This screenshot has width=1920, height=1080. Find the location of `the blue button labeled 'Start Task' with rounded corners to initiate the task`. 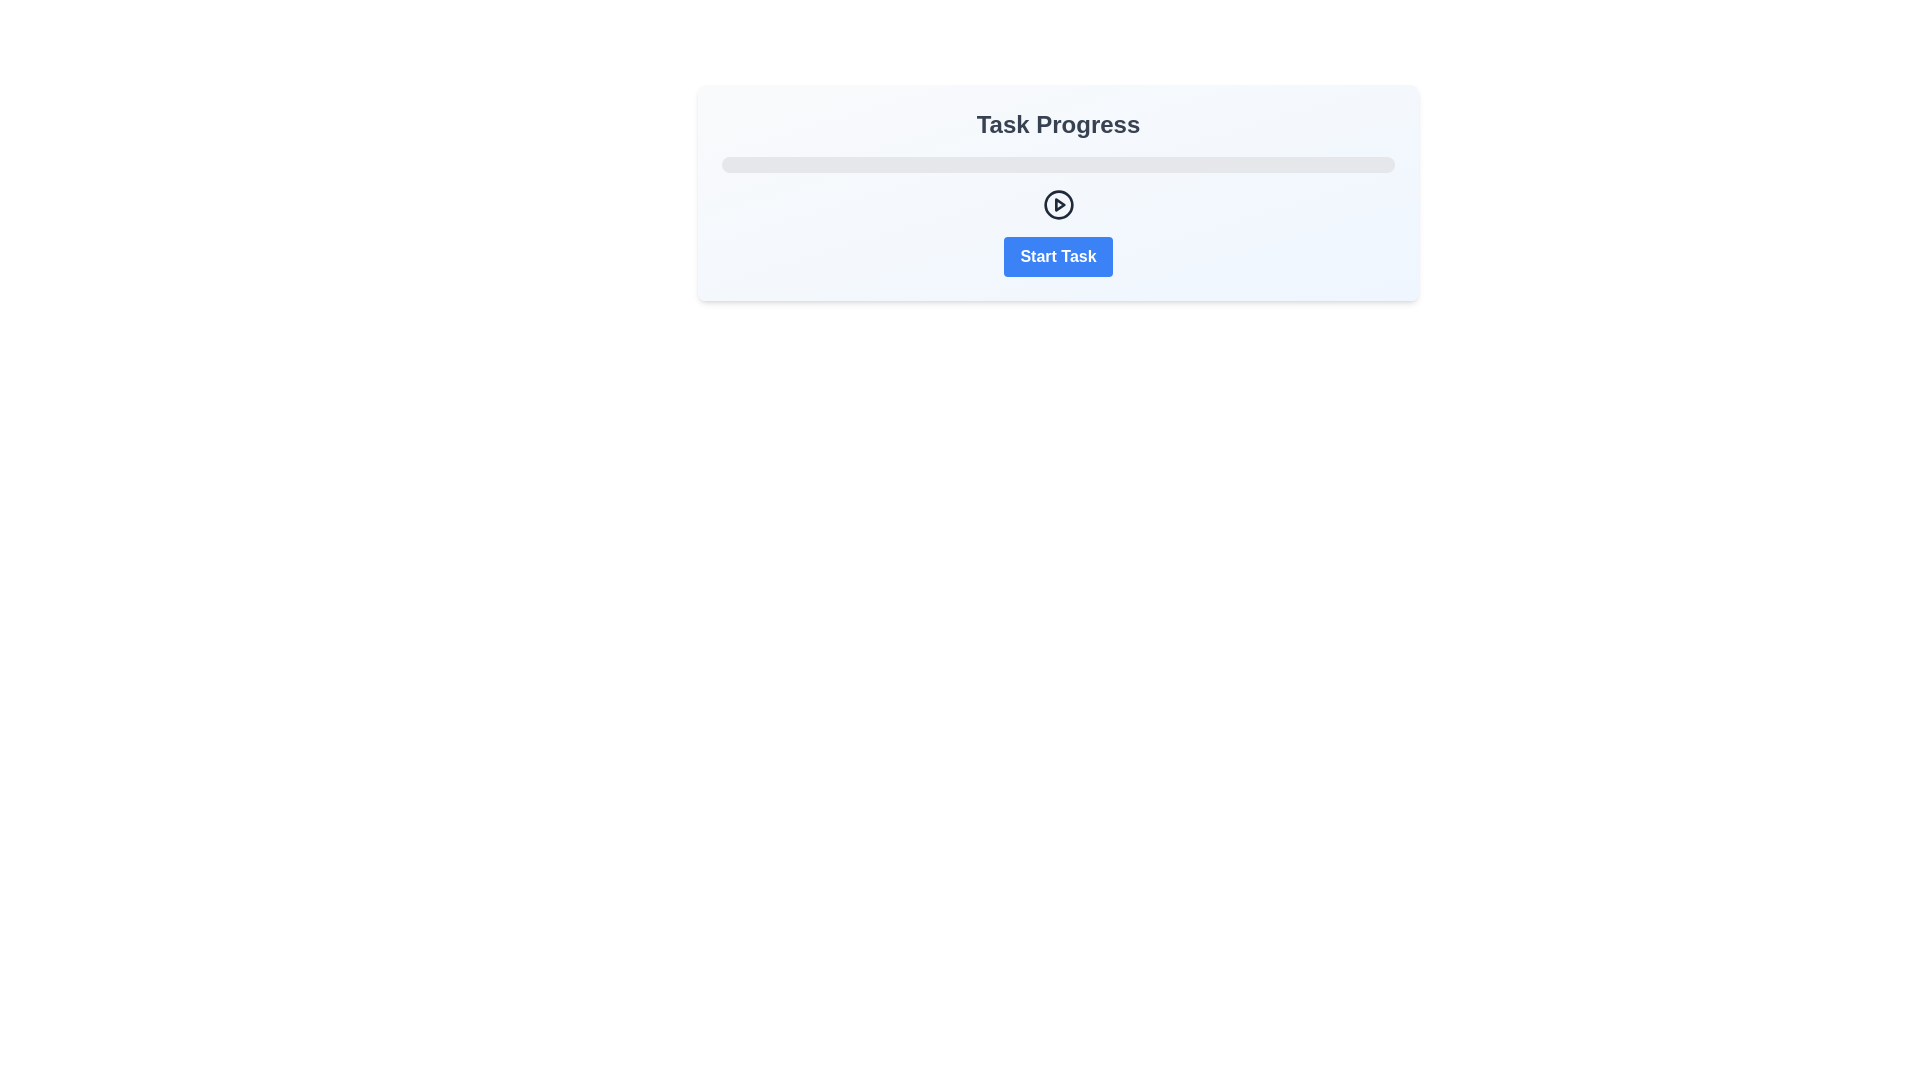

the blue button labeled 'Start Task' with rounded corners to initiate the task is located at coordinates (1057, 256).